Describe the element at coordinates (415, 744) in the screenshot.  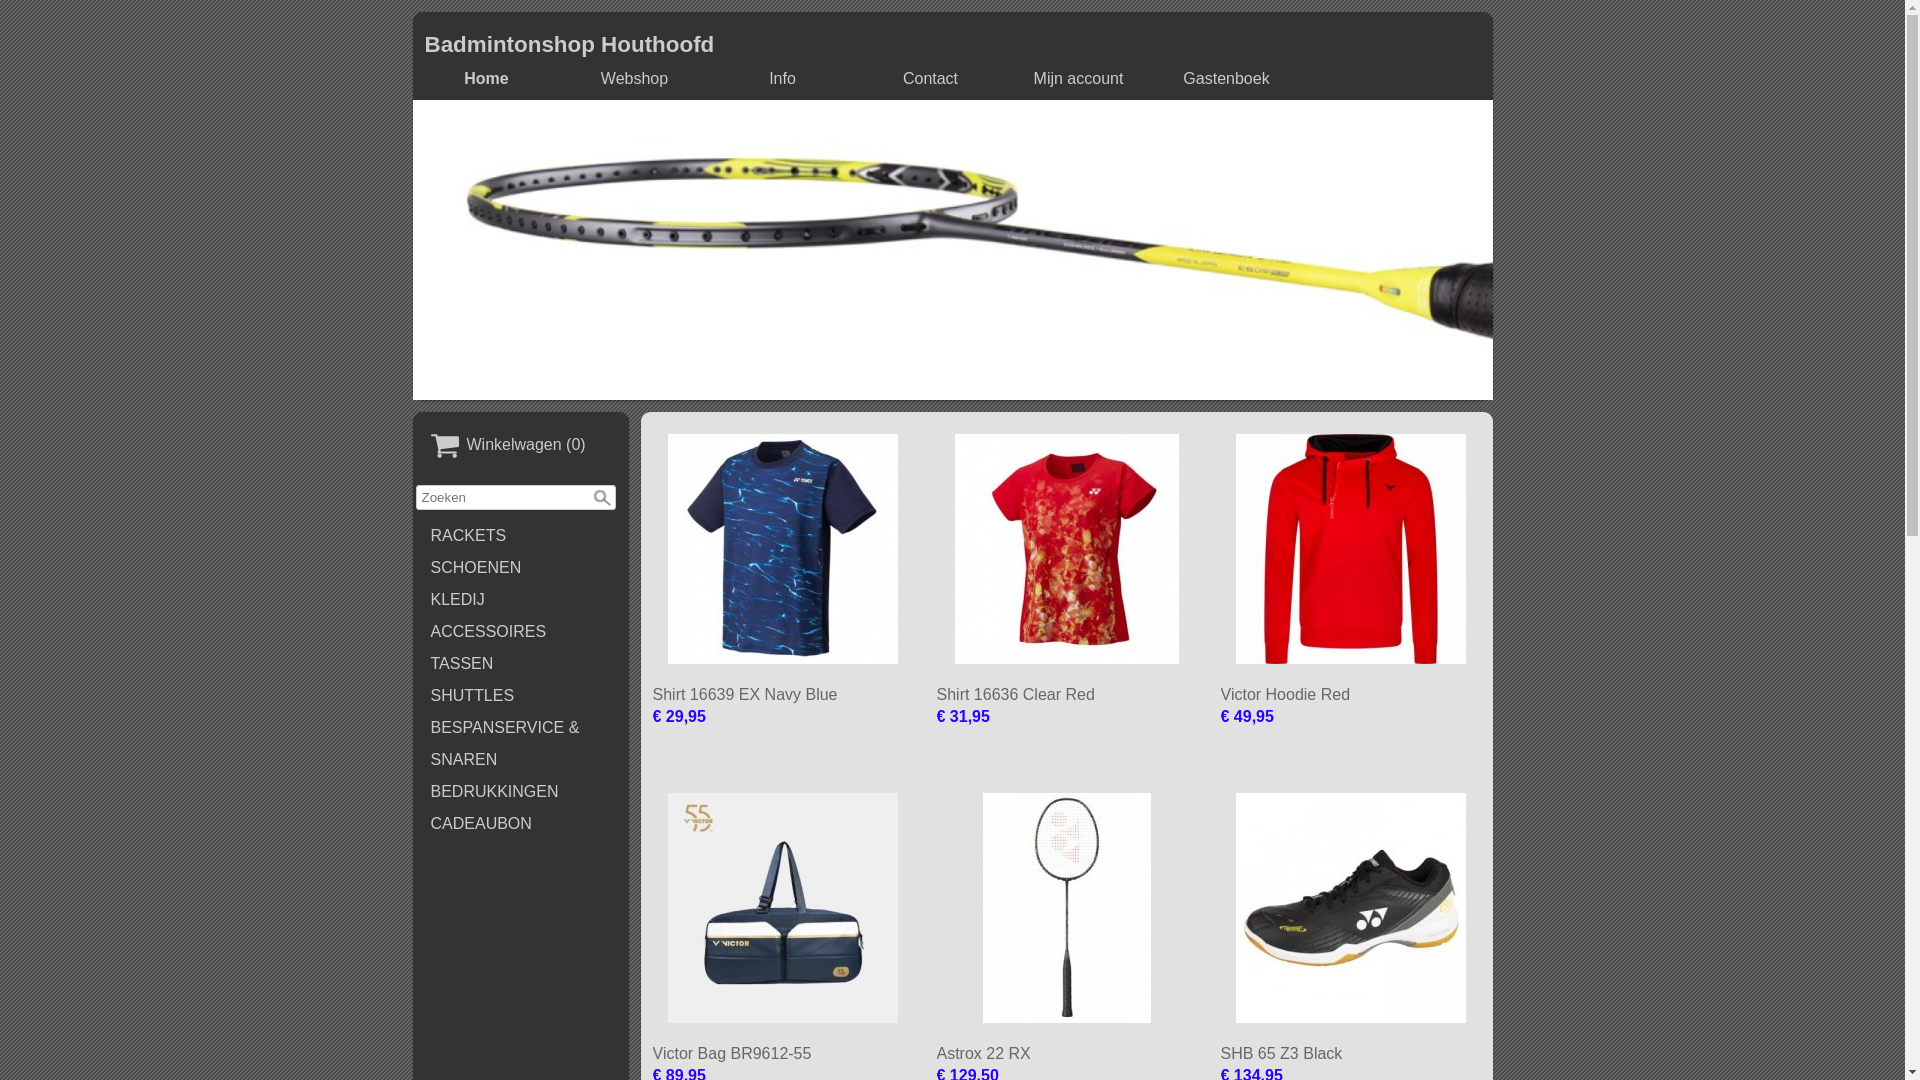
I see `'BESPANSERVICE & SNAREN'` at that location.